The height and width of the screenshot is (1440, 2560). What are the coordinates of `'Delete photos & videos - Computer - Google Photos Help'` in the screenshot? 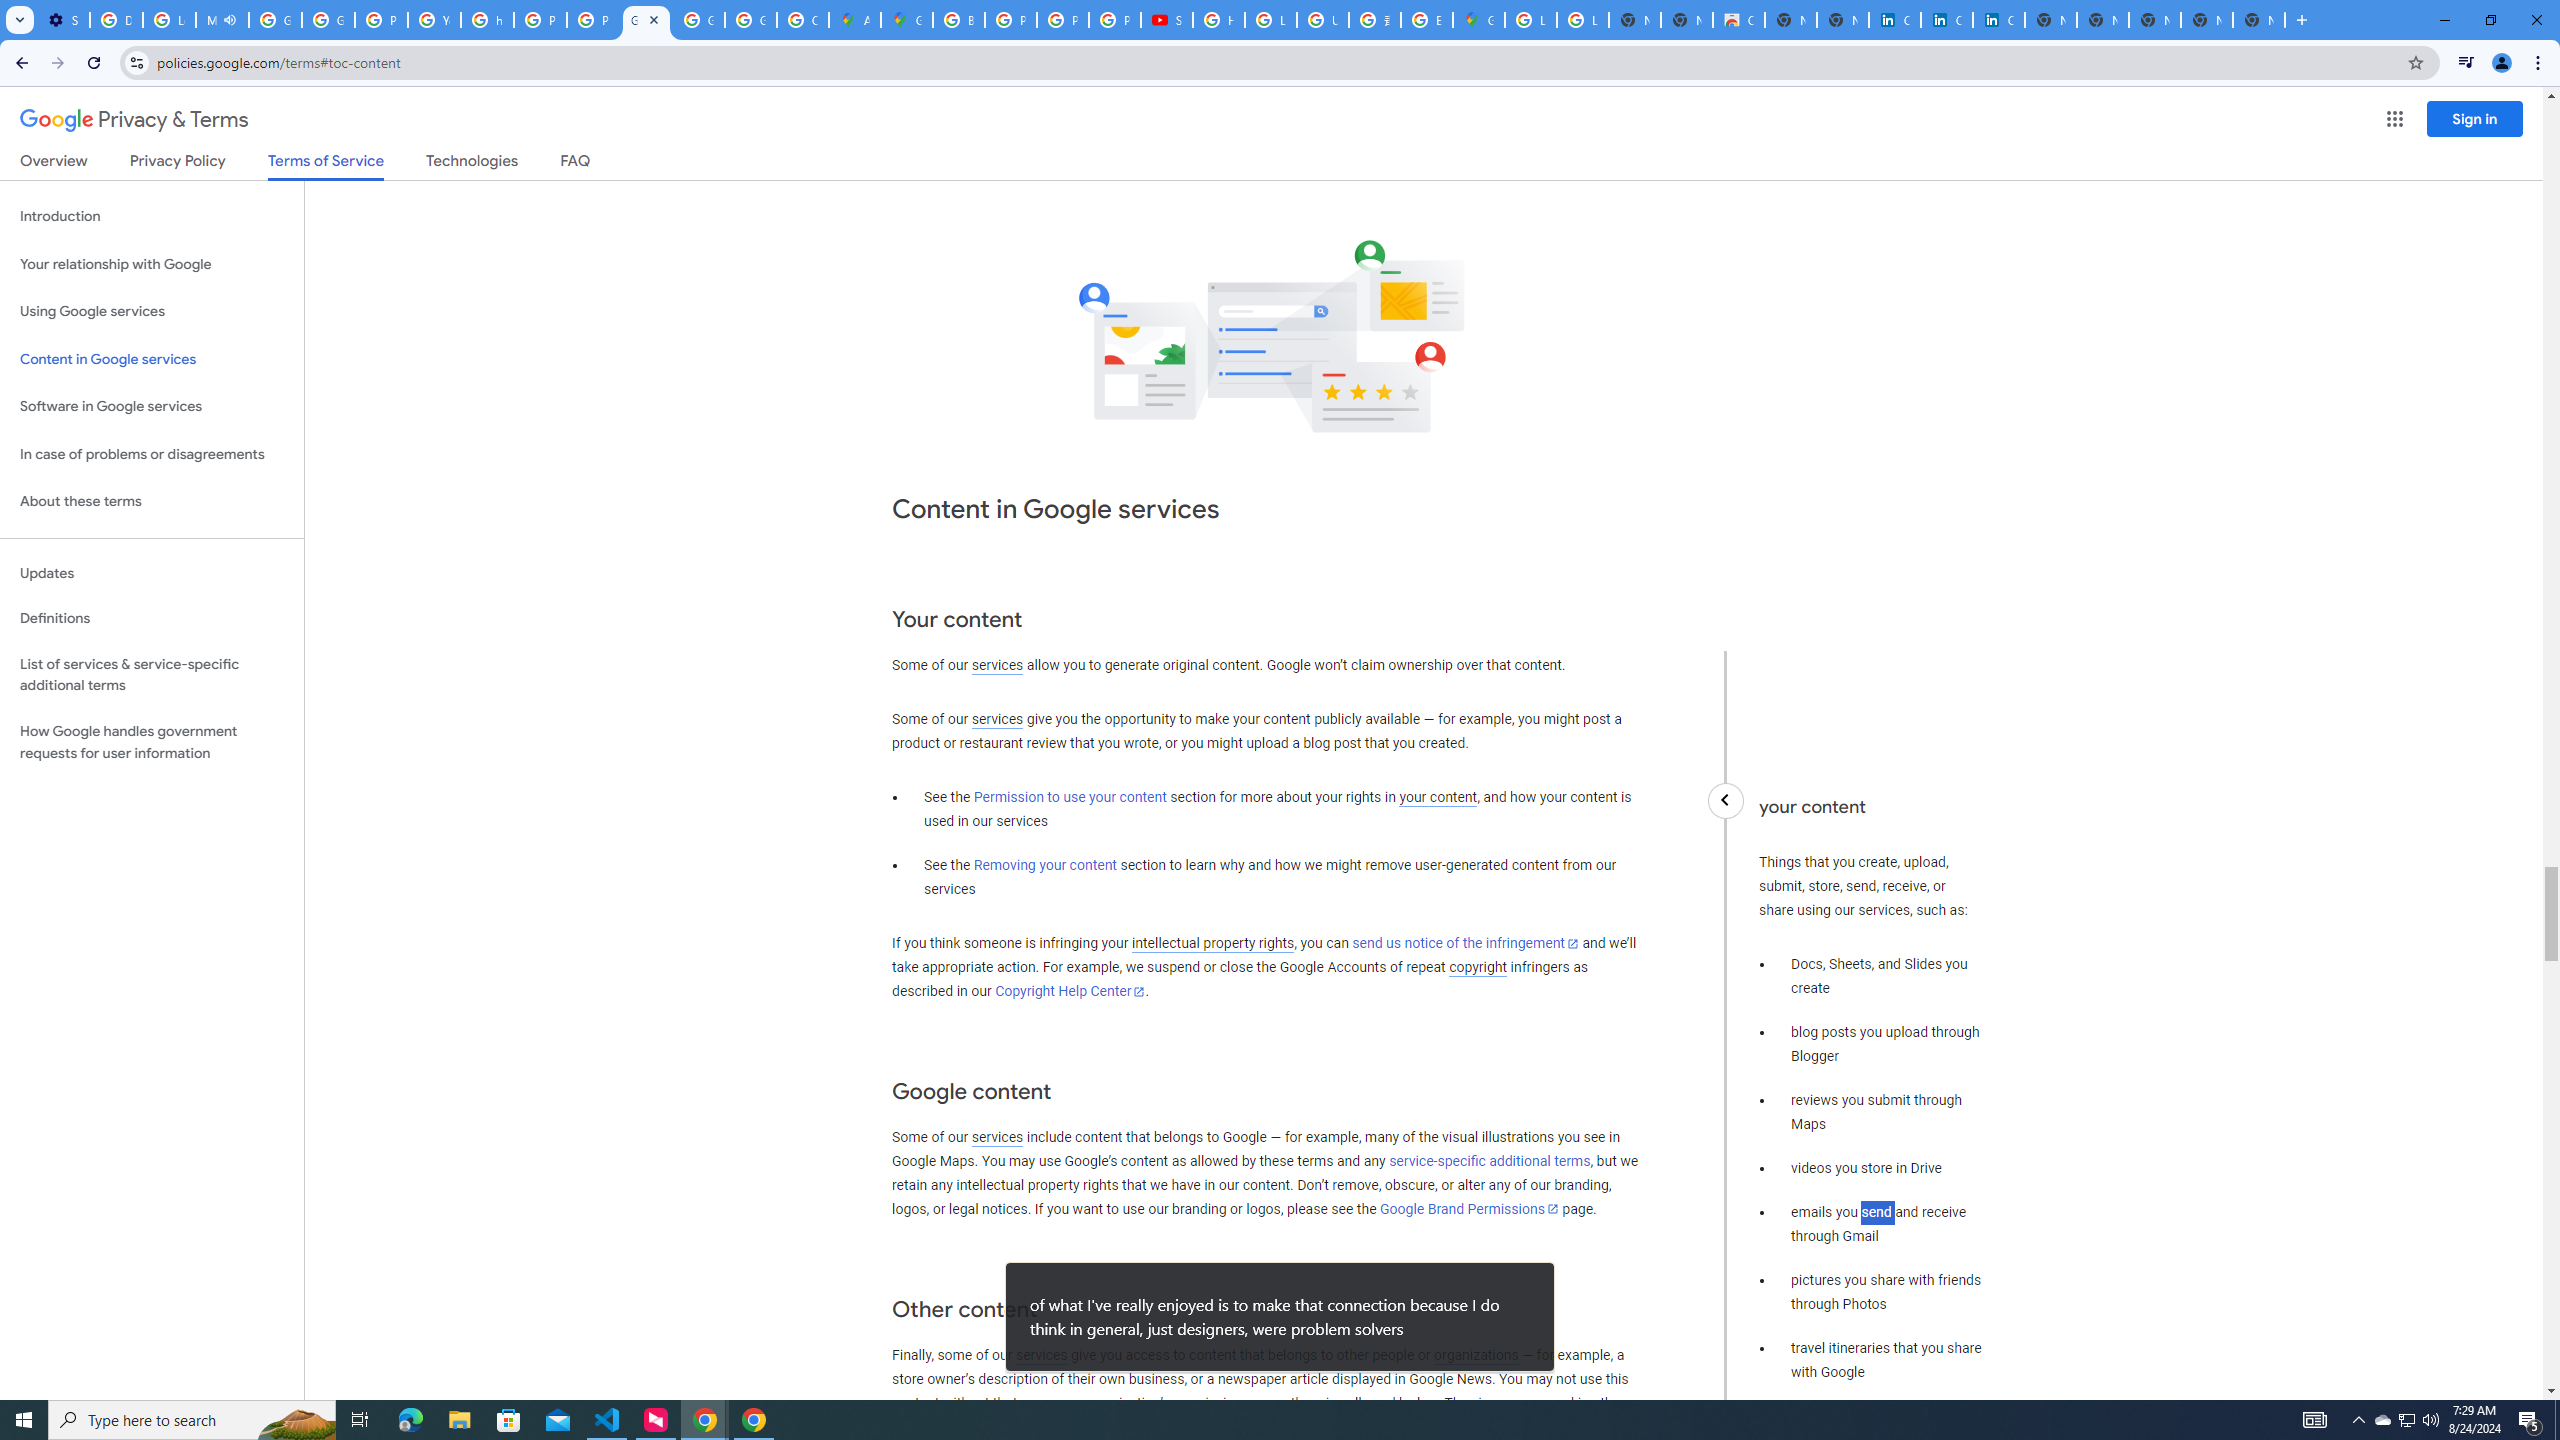 It's located at (115, 19).